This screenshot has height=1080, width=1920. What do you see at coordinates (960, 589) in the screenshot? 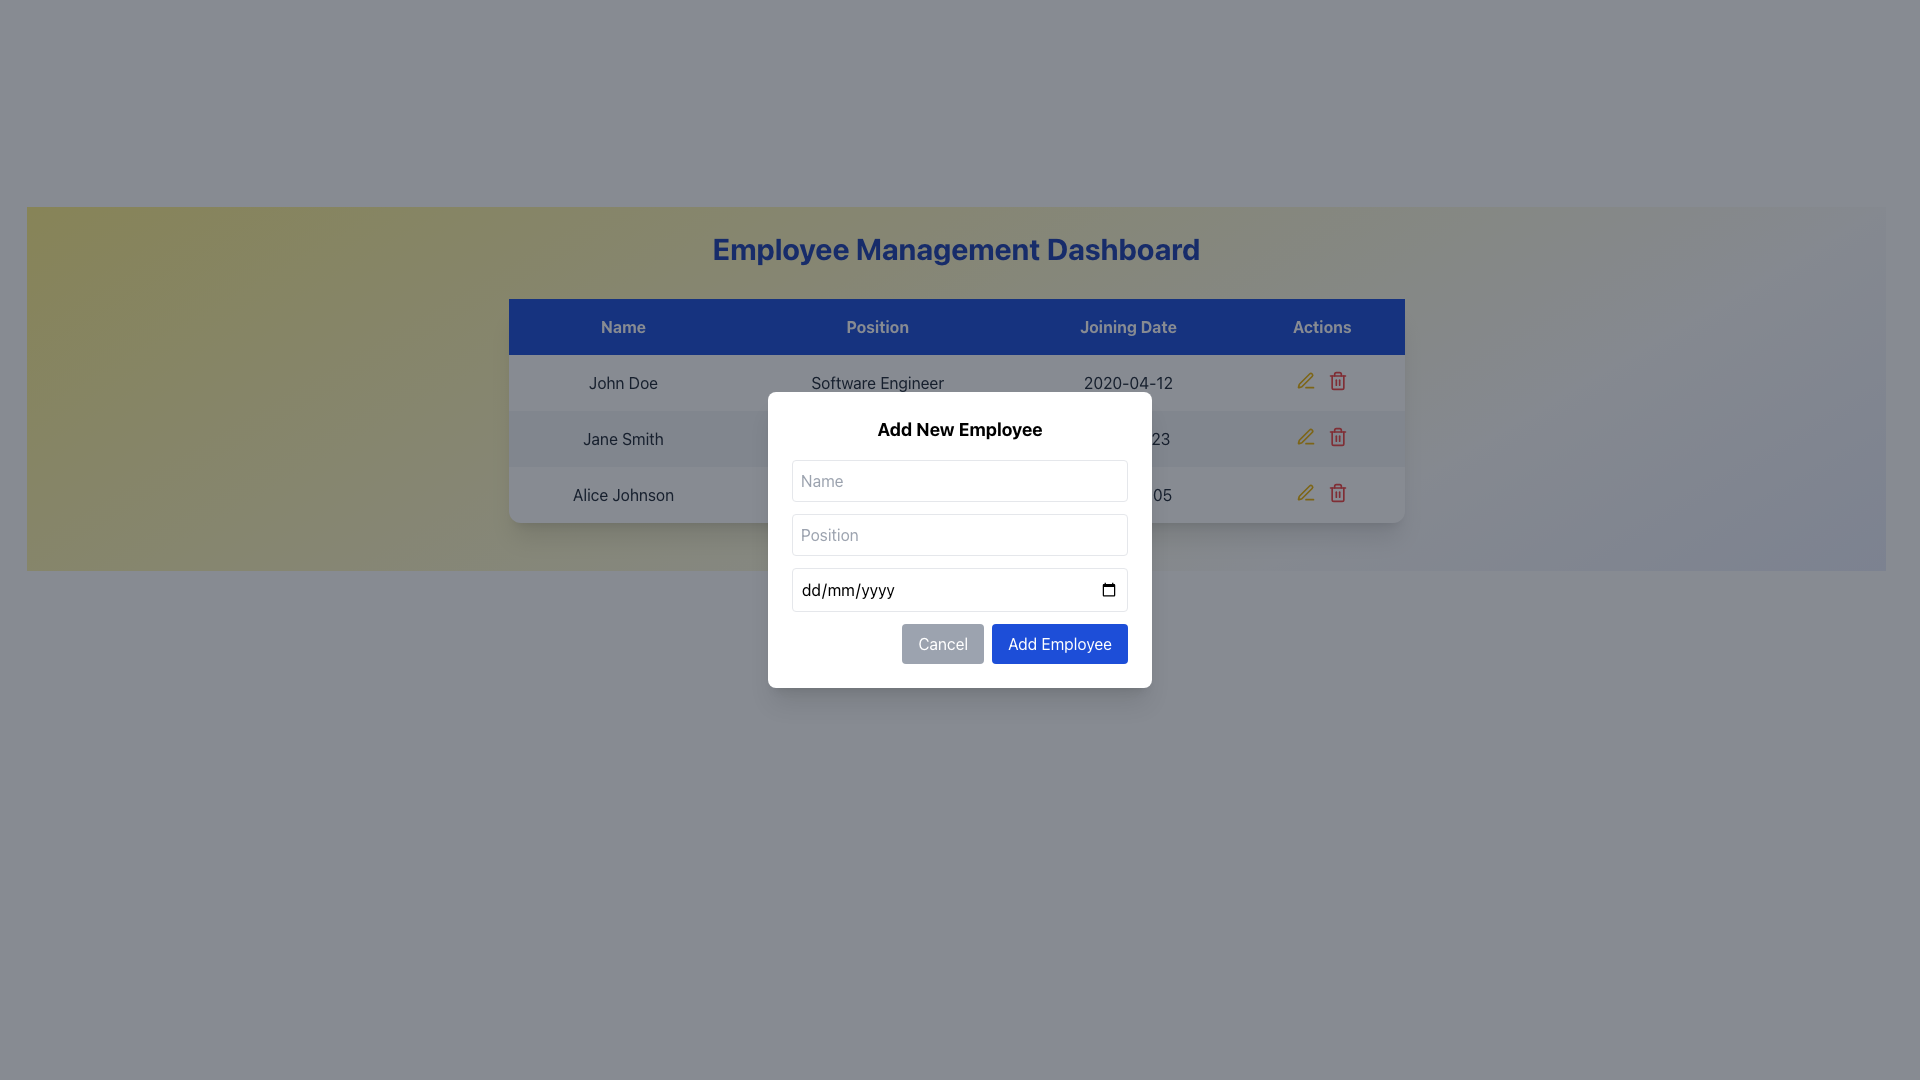
I see `a date from the calendar popup in the date input field located in the 'Add New Employee' modal dialog, which is styled with a rounded border and has a placeholder 'dd/mm/yyyy'` at bounding box center [960, 589].